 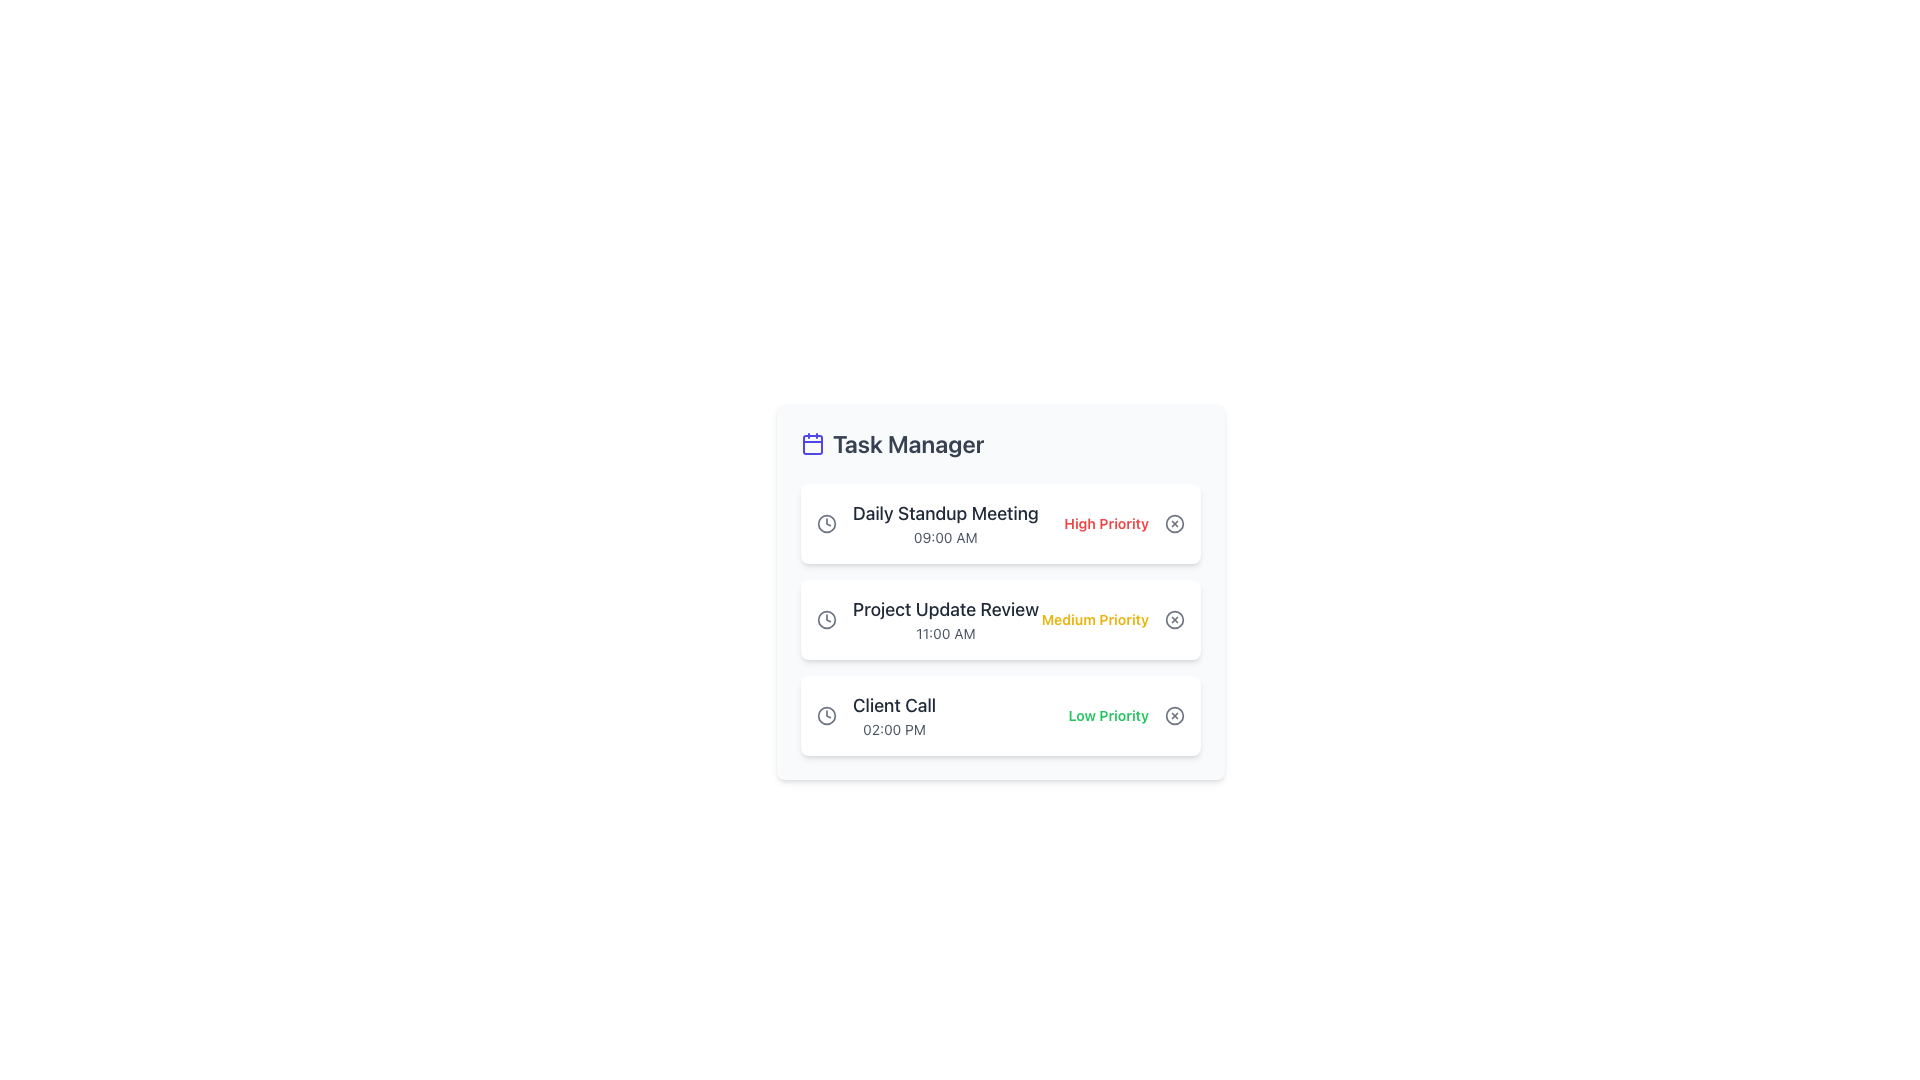 I want to click on the text display indicating a scheduled task or event labeled 'Client Call' at 02:00 PM, located in the third card of the 'Task Manager' section, so click(x=893, y=715).